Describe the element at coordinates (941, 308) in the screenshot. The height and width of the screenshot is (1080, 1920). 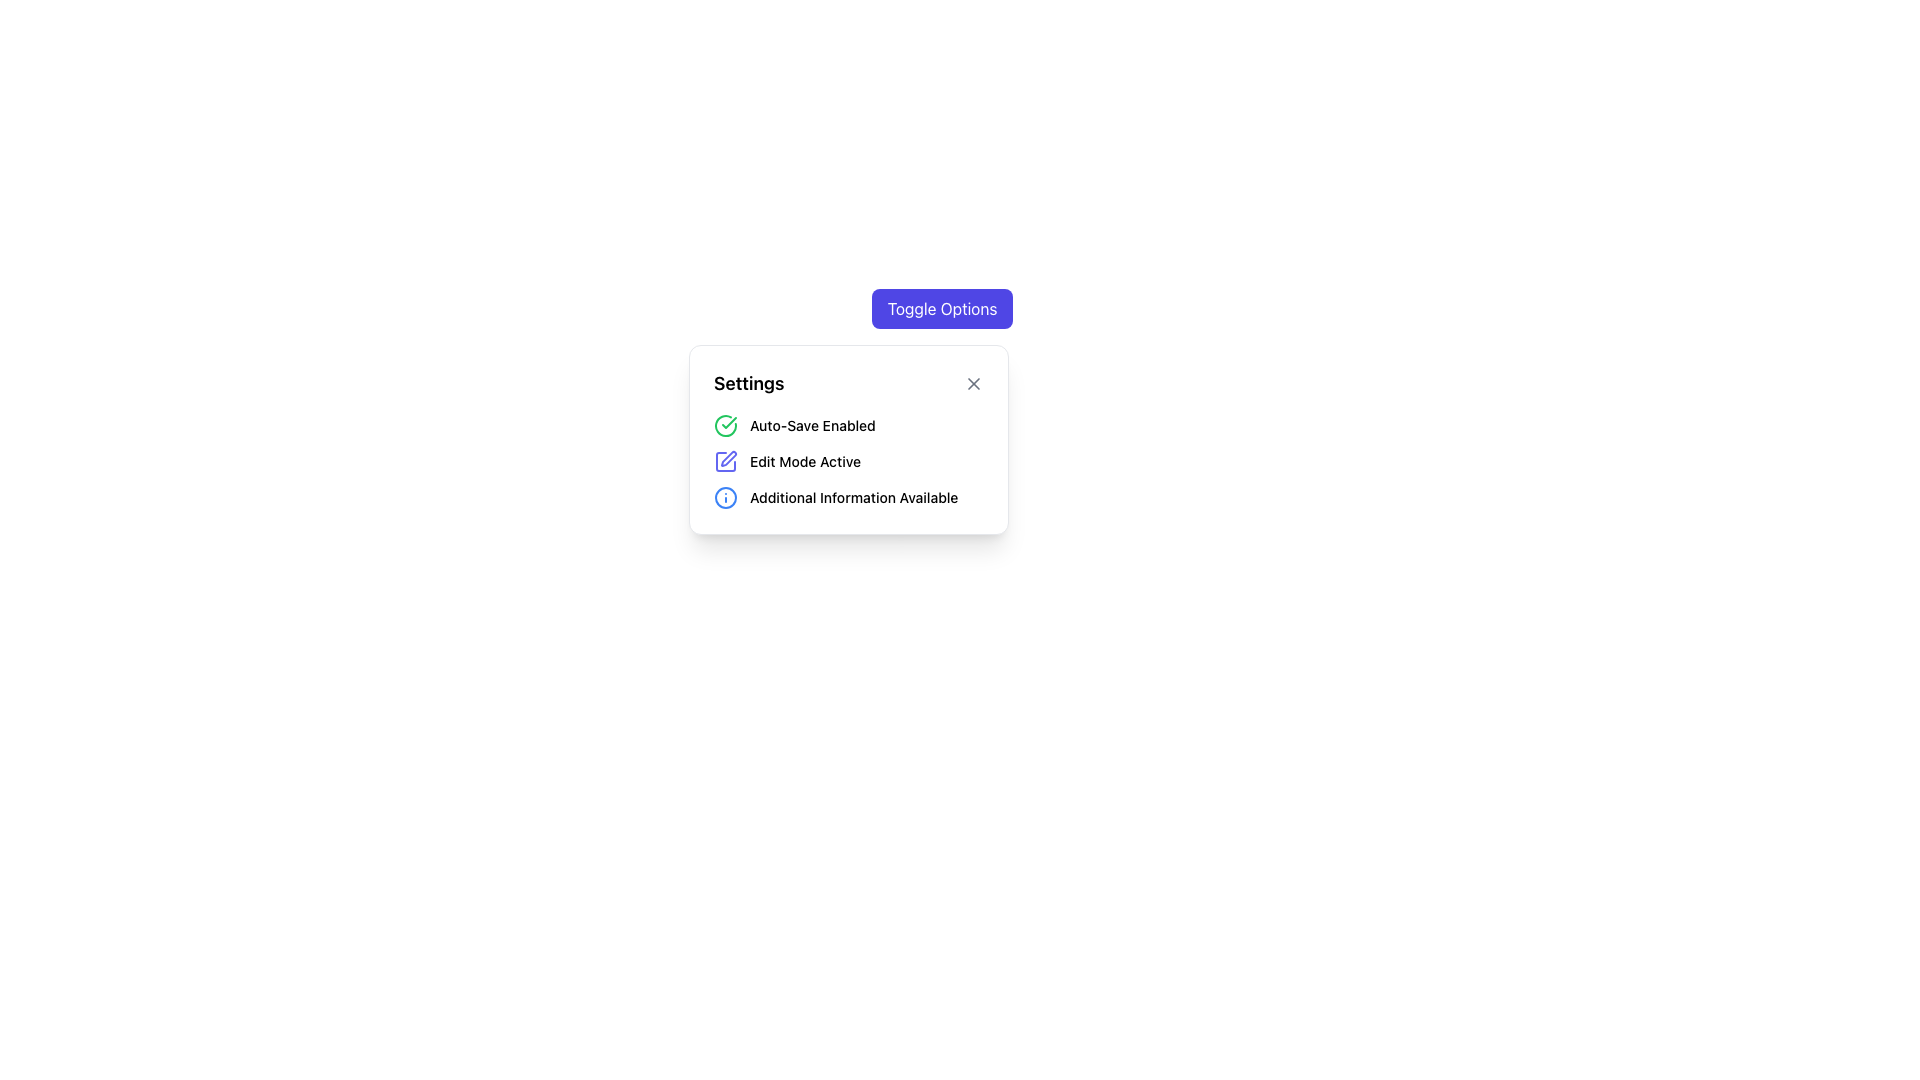
I see `the 'Toggle Options' button with a vibrant indigo background and white text` at that location.